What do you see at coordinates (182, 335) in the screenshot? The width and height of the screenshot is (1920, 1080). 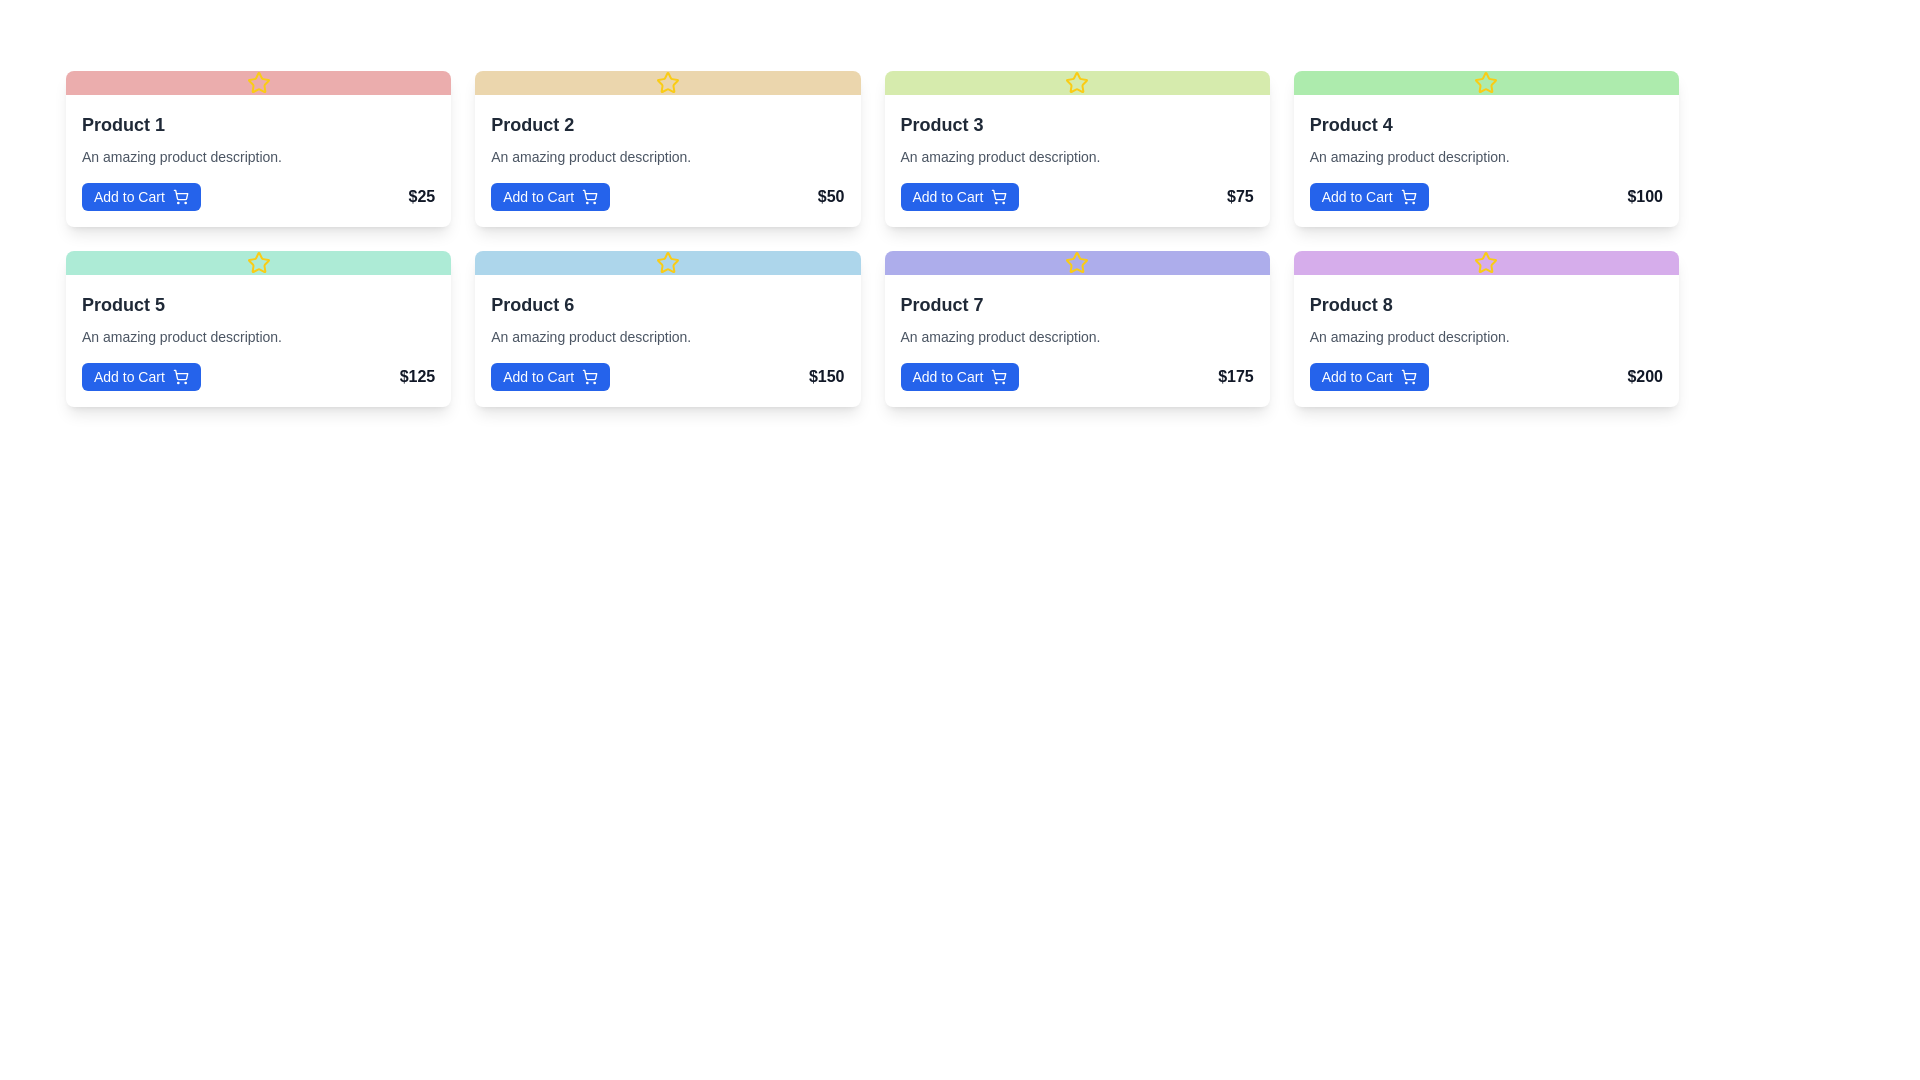 I see `the descriptive text for 'Product 5' located beneath the product title and above the 'Add to Cart' button` at bounding box center [182, 335].